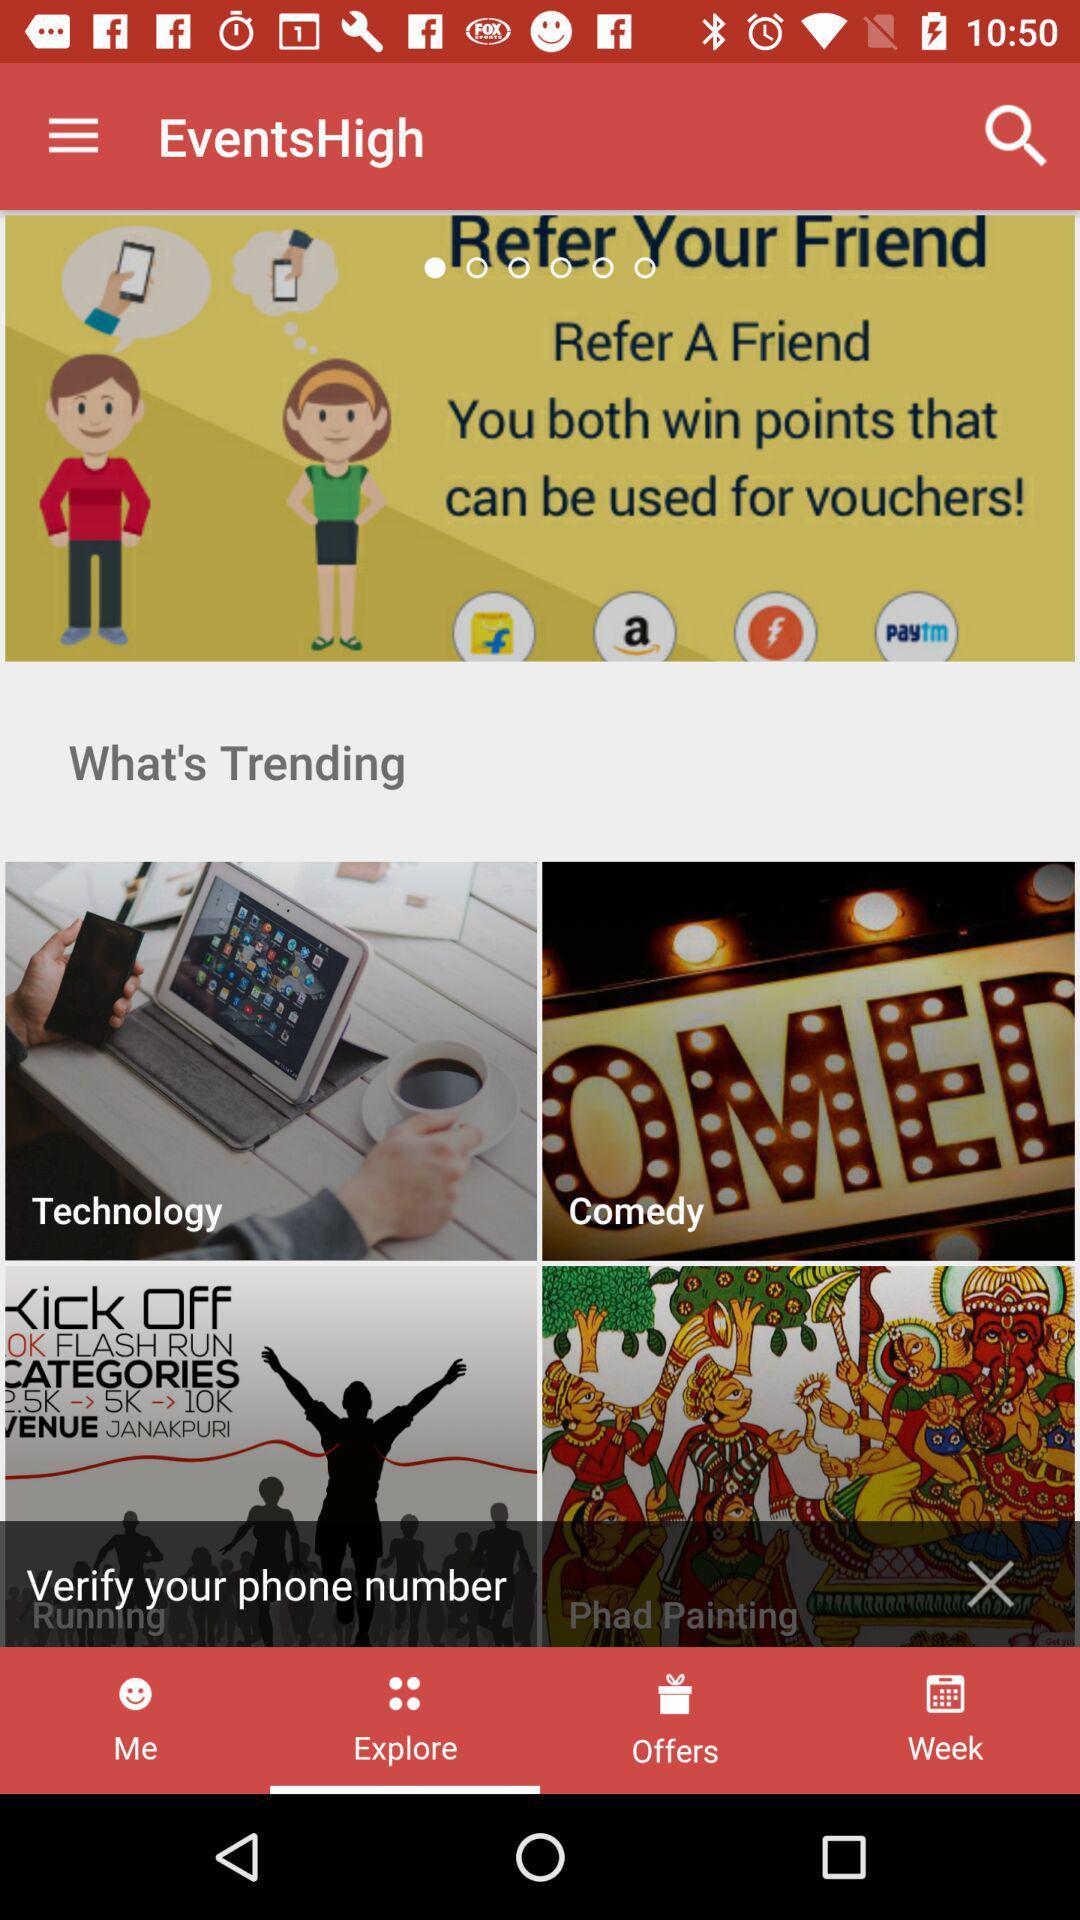 Image resolution: width=1080 pixels, height=1920 pixels. Describe the element at coordinates (990, 1583) in the screenshot. I see `the close icon` at that location.